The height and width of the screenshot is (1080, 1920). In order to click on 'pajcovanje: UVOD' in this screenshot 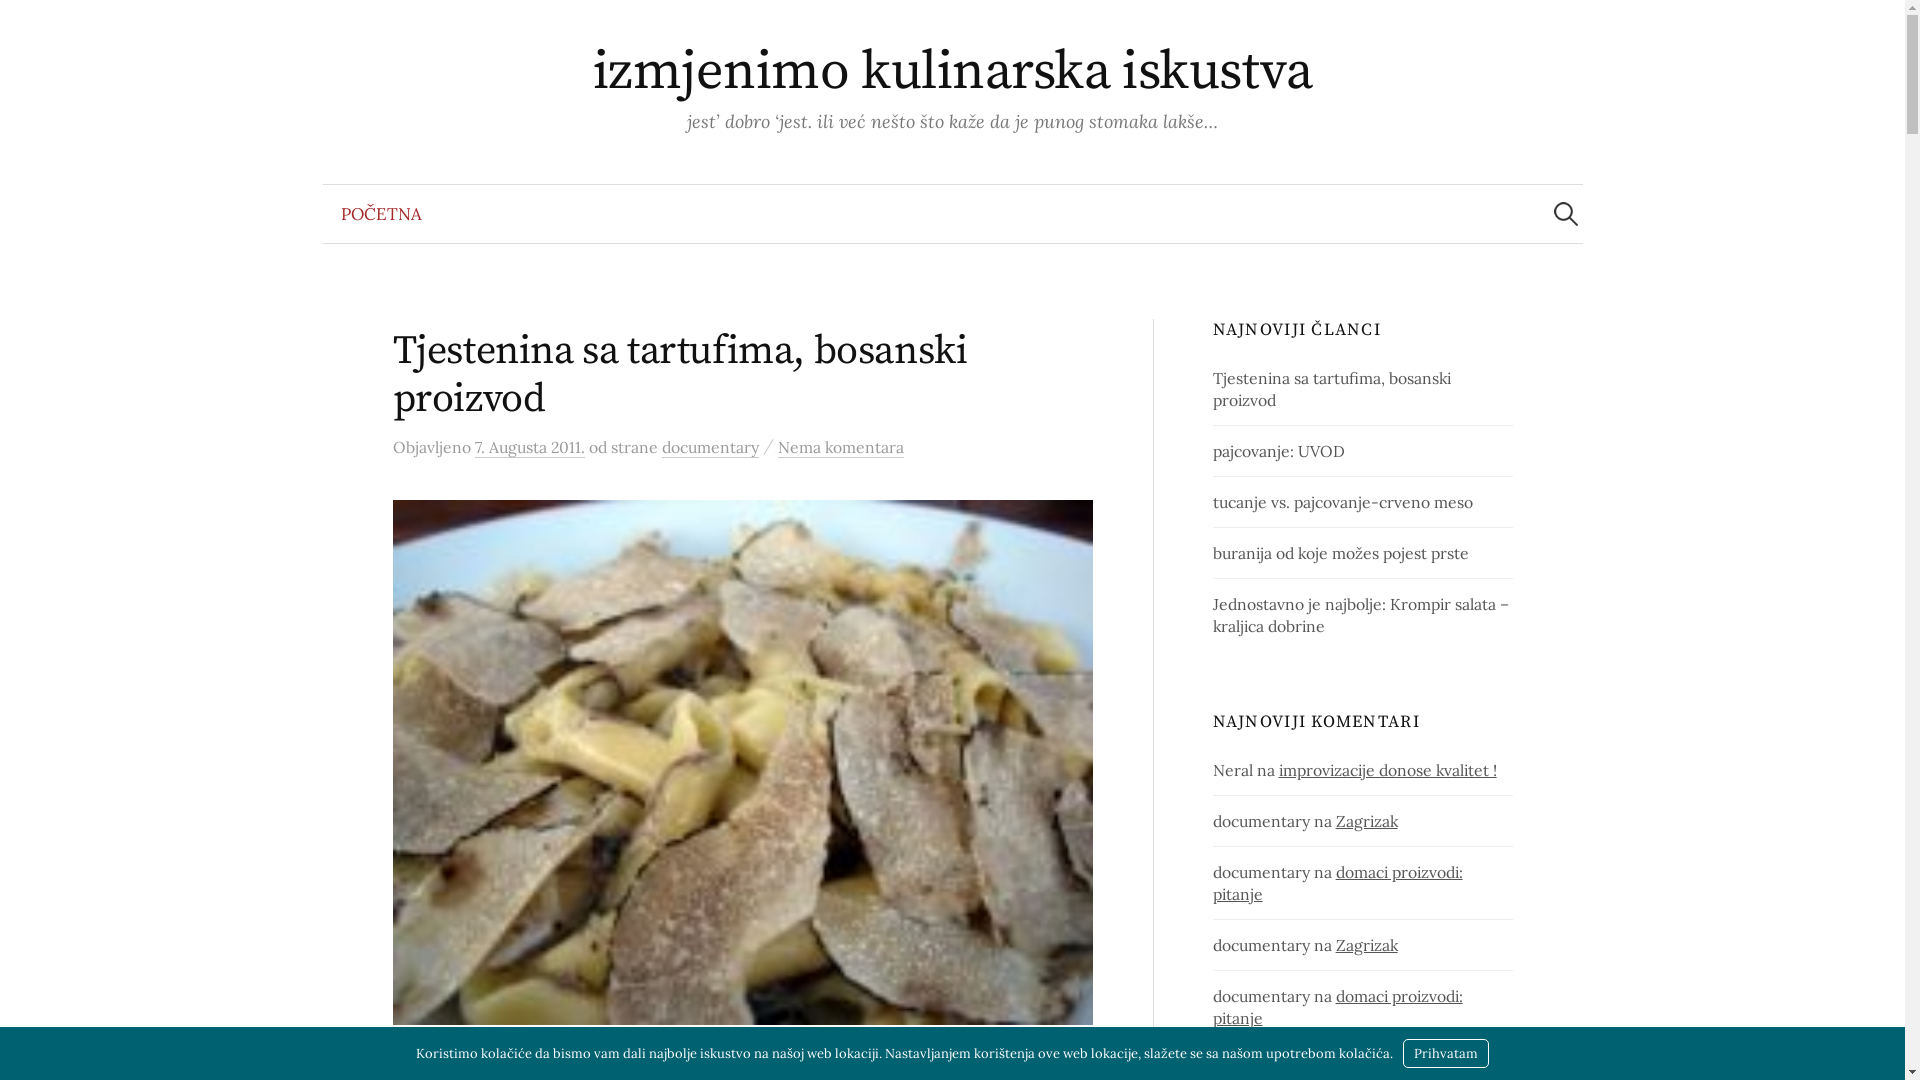, I will do `click(1212, 451)`.